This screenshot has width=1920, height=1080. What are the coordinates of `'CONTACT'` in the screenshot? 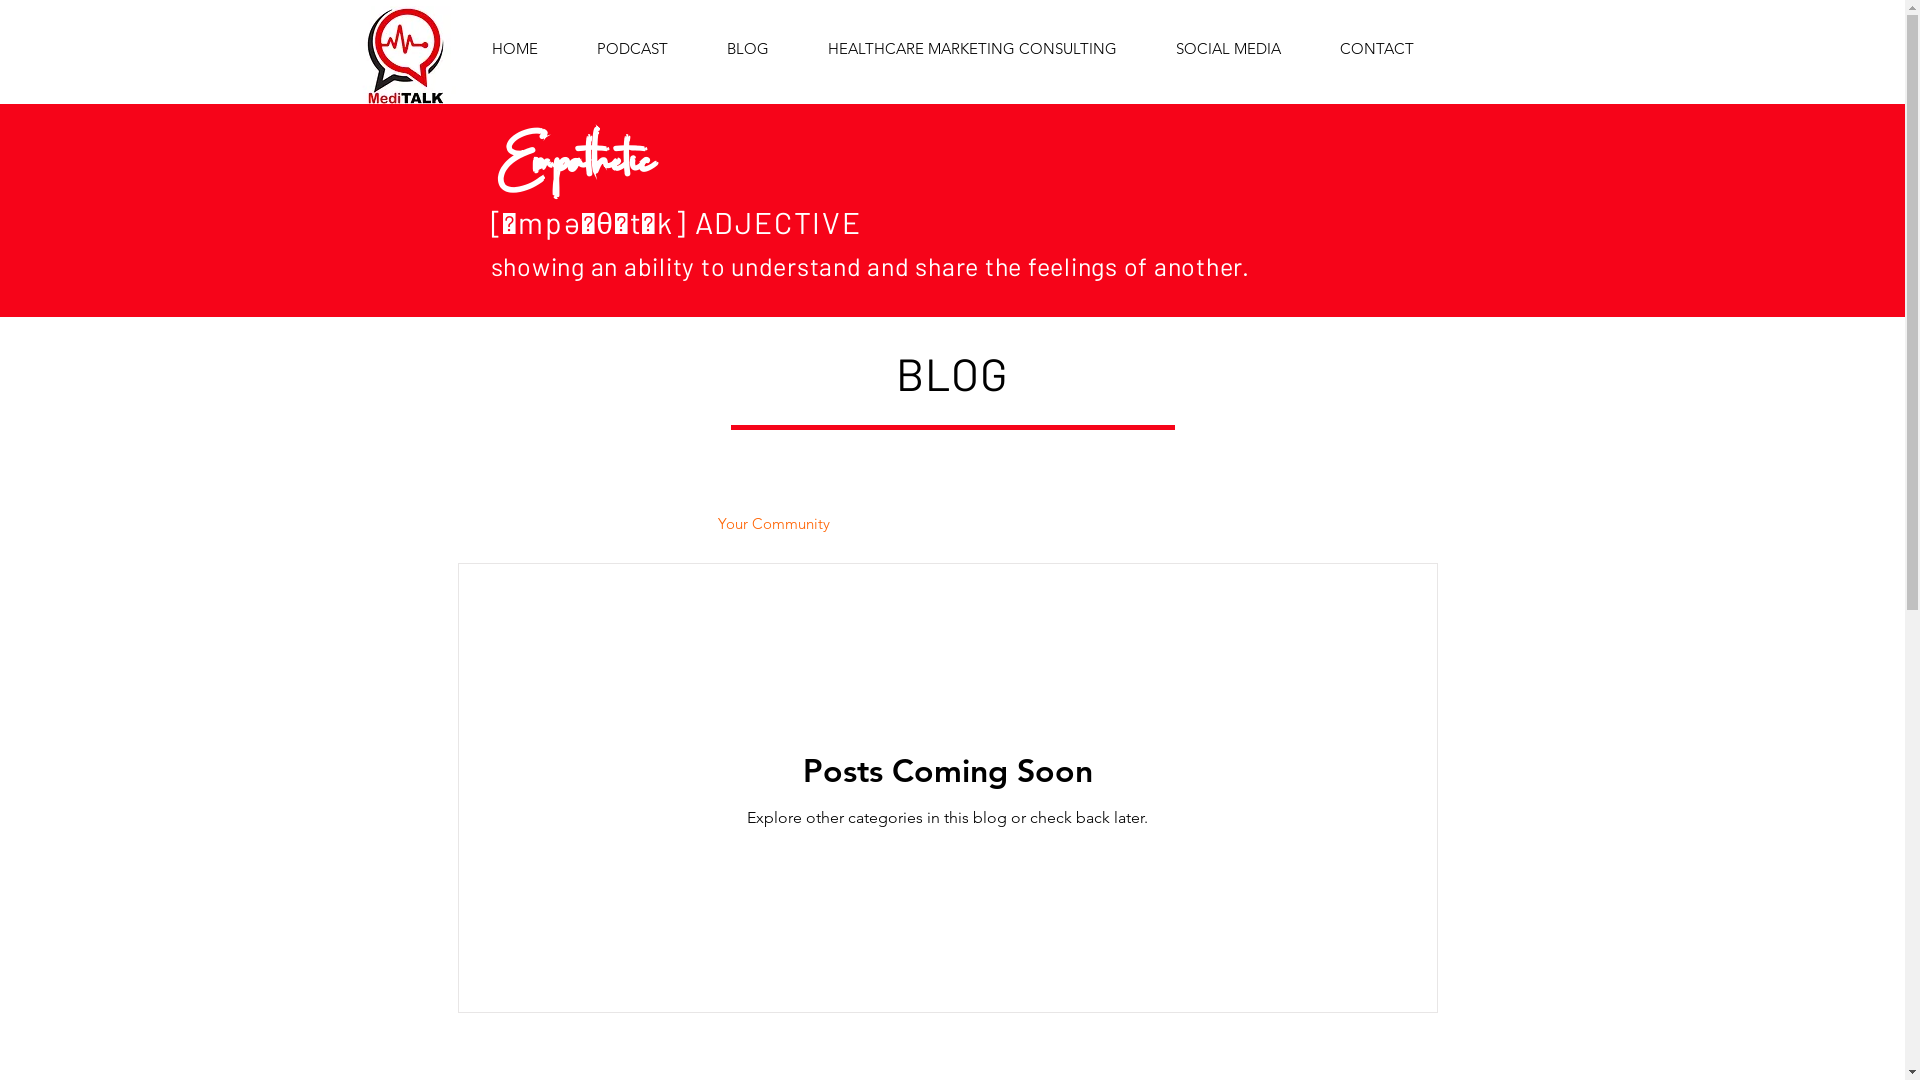 It's located at (1375, 48).